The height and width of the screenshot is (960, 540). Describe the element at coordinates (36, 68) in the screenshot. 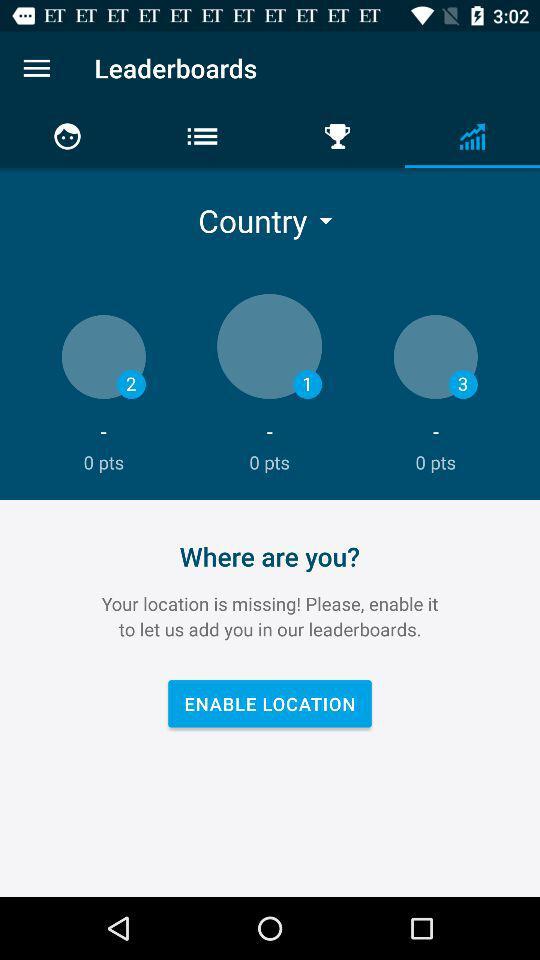

I see `the item to the left of leaderboards icon` at that location.